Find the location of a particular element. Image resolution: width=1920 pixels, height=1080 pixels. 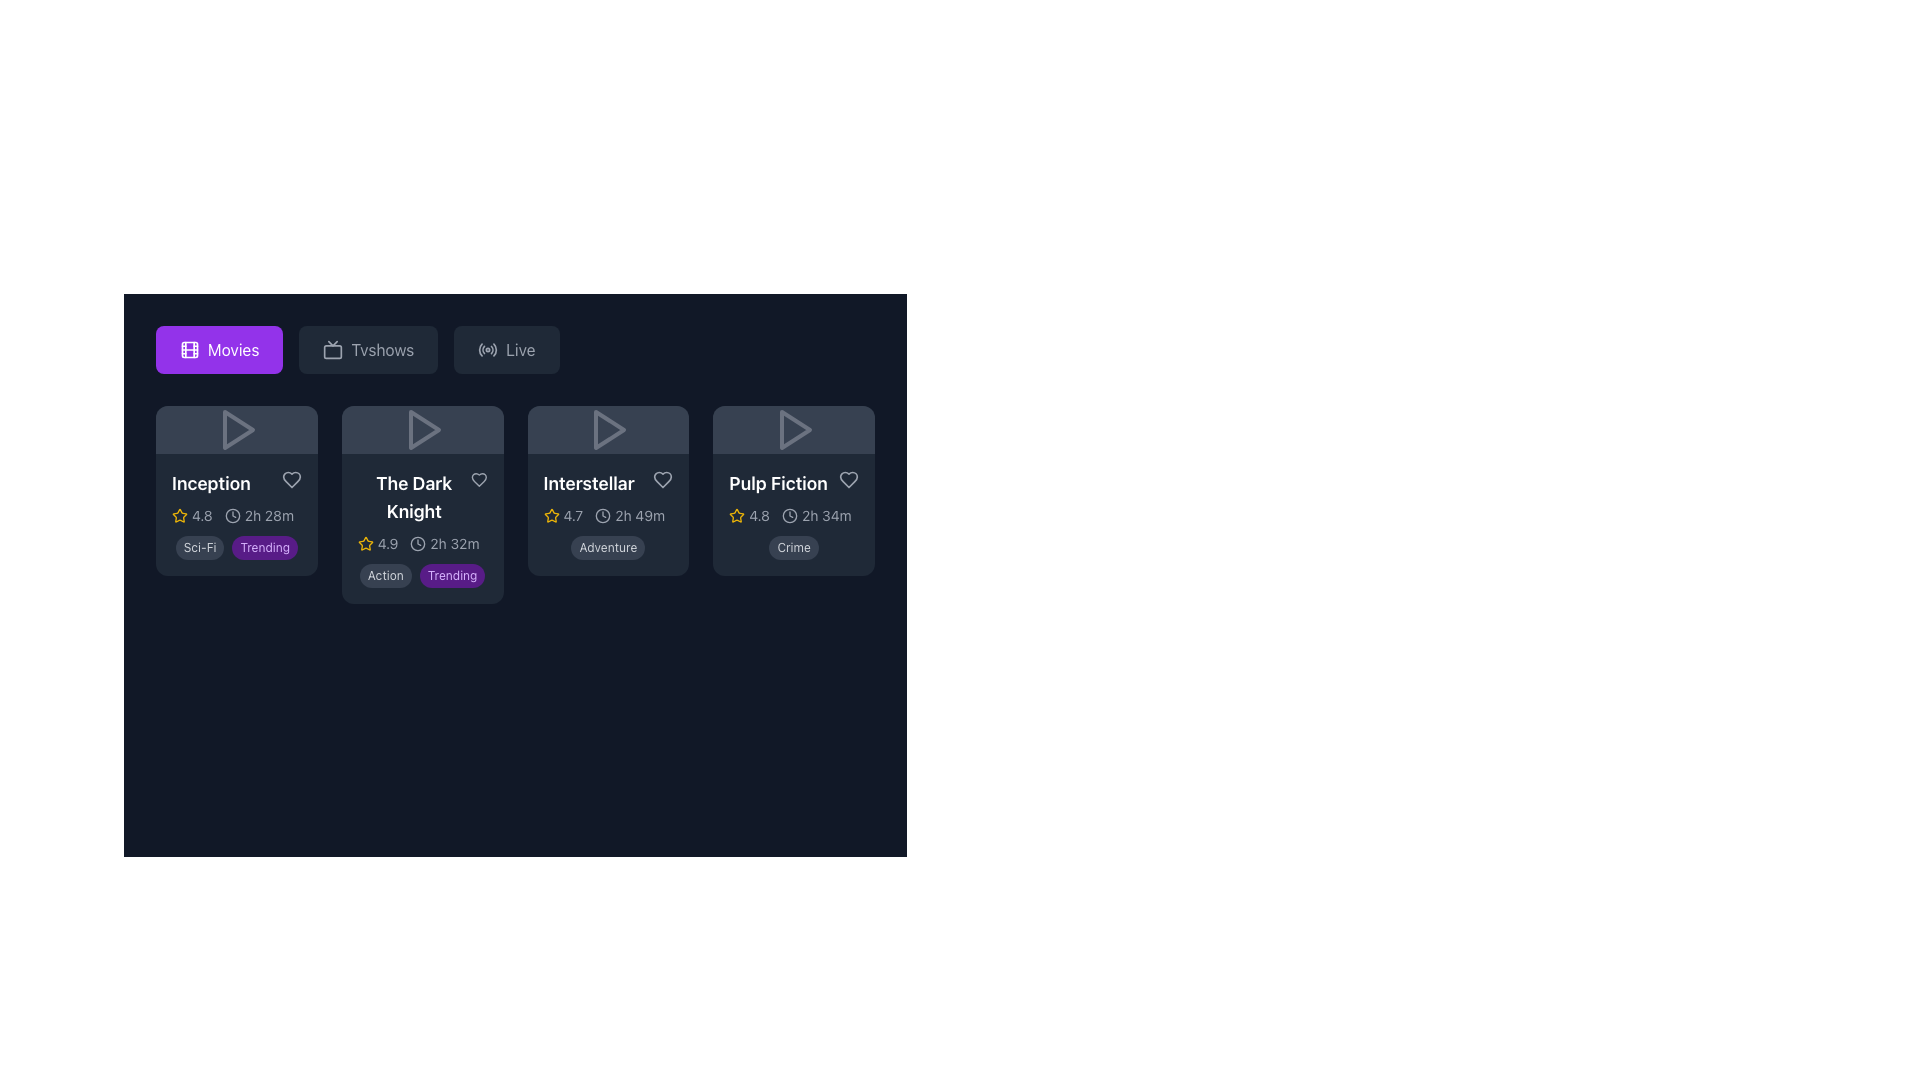

the play icon for the movie 'Pulp Fiction', located in the fourth position of the movie cards list is located at coordinates (793, 428).